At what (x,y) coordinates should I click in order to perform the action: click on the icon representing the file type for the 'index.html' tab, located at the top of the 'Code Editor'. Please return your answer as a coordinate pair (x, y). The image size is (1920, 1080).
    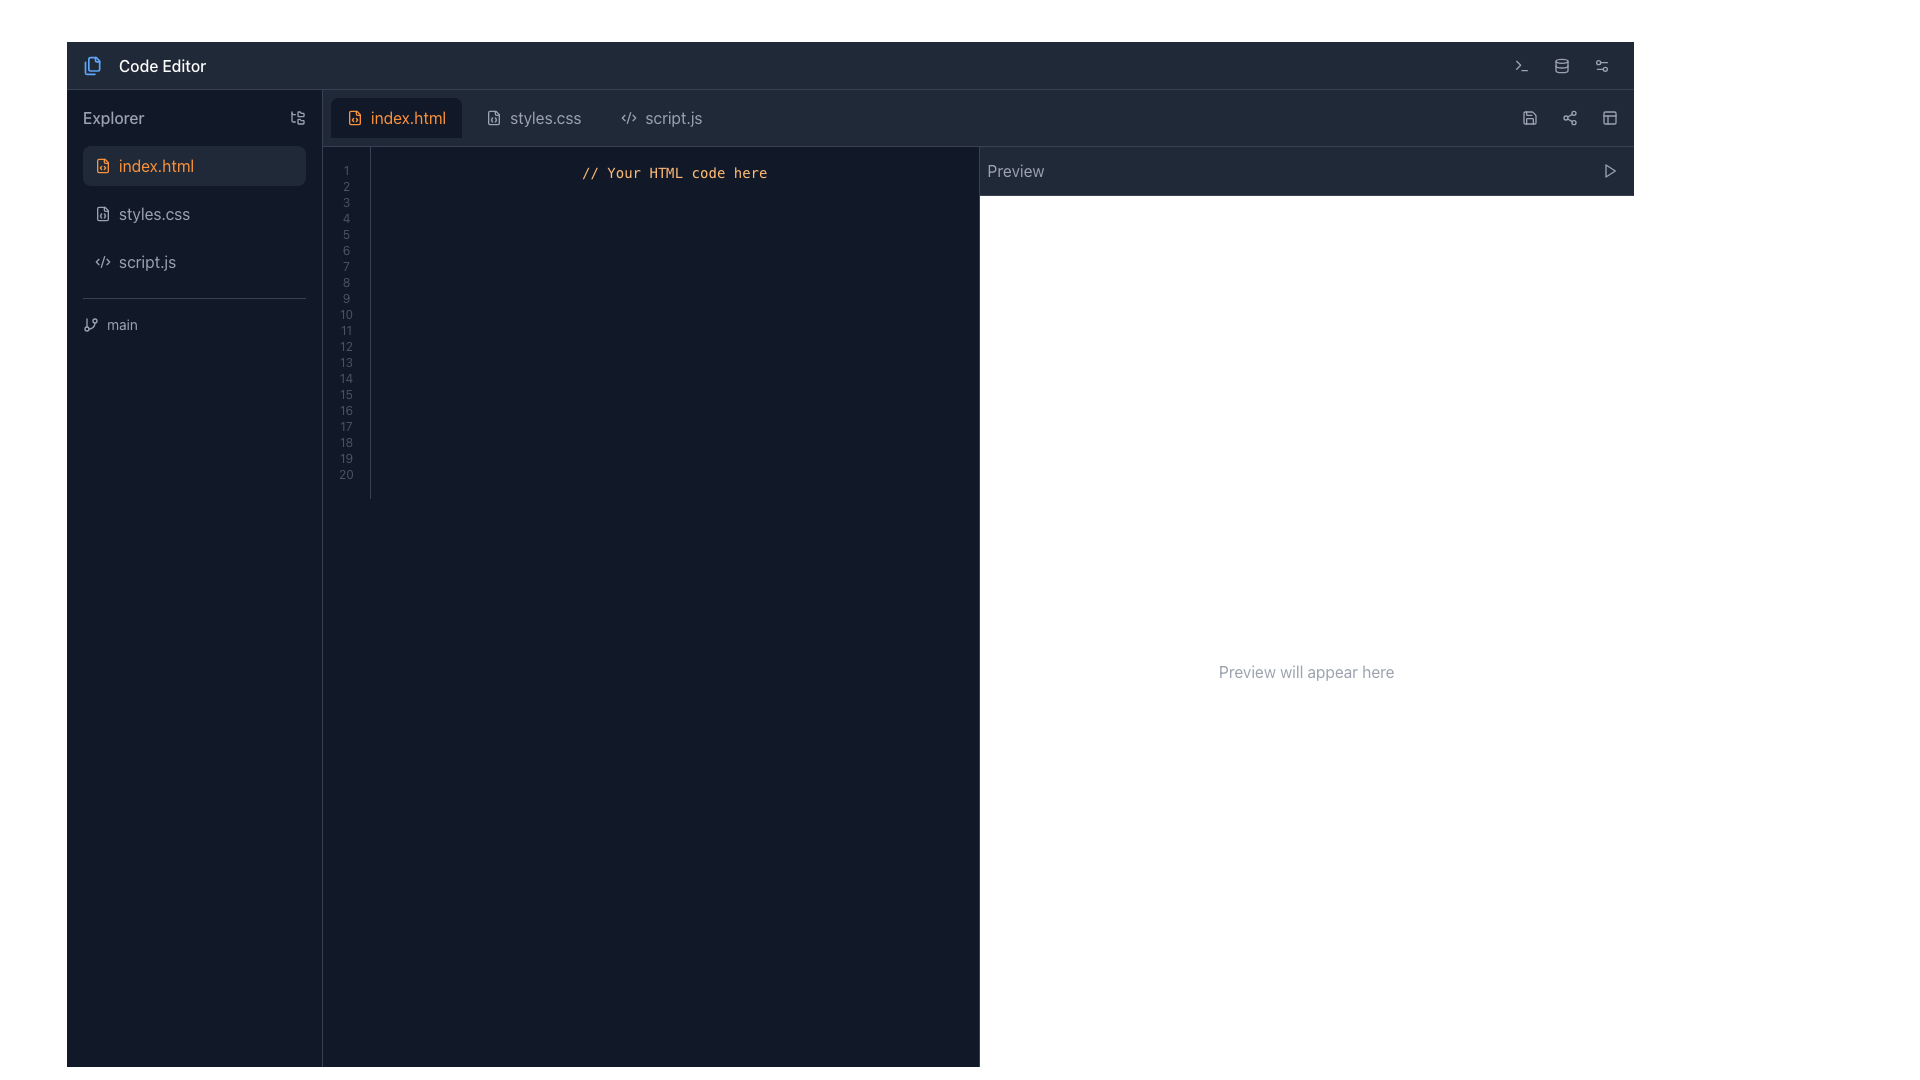
    Looking at the image, I should click on (355, 118).